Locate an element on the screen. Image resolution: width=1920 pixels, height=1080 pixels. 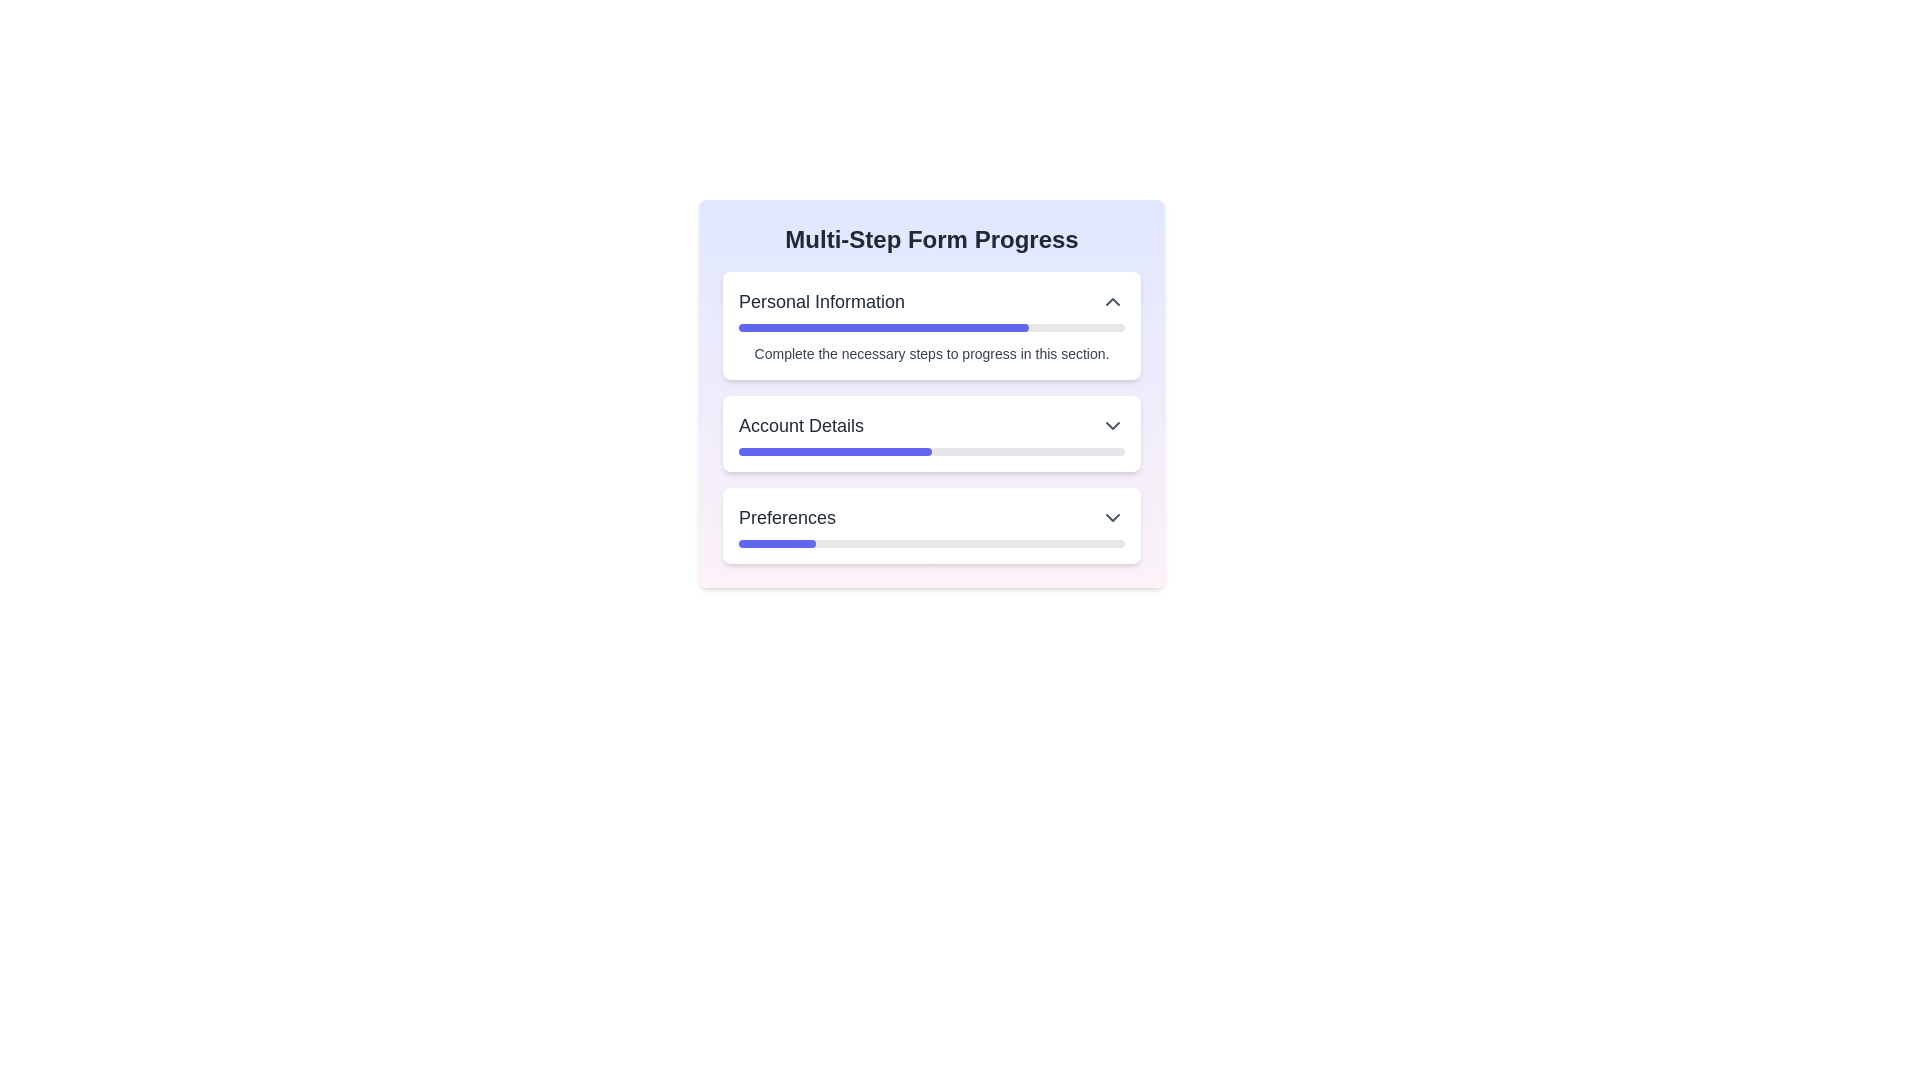
the dropdown toggle button on the right side of the 'Preferences' section is located at coordinates (1112, 516).